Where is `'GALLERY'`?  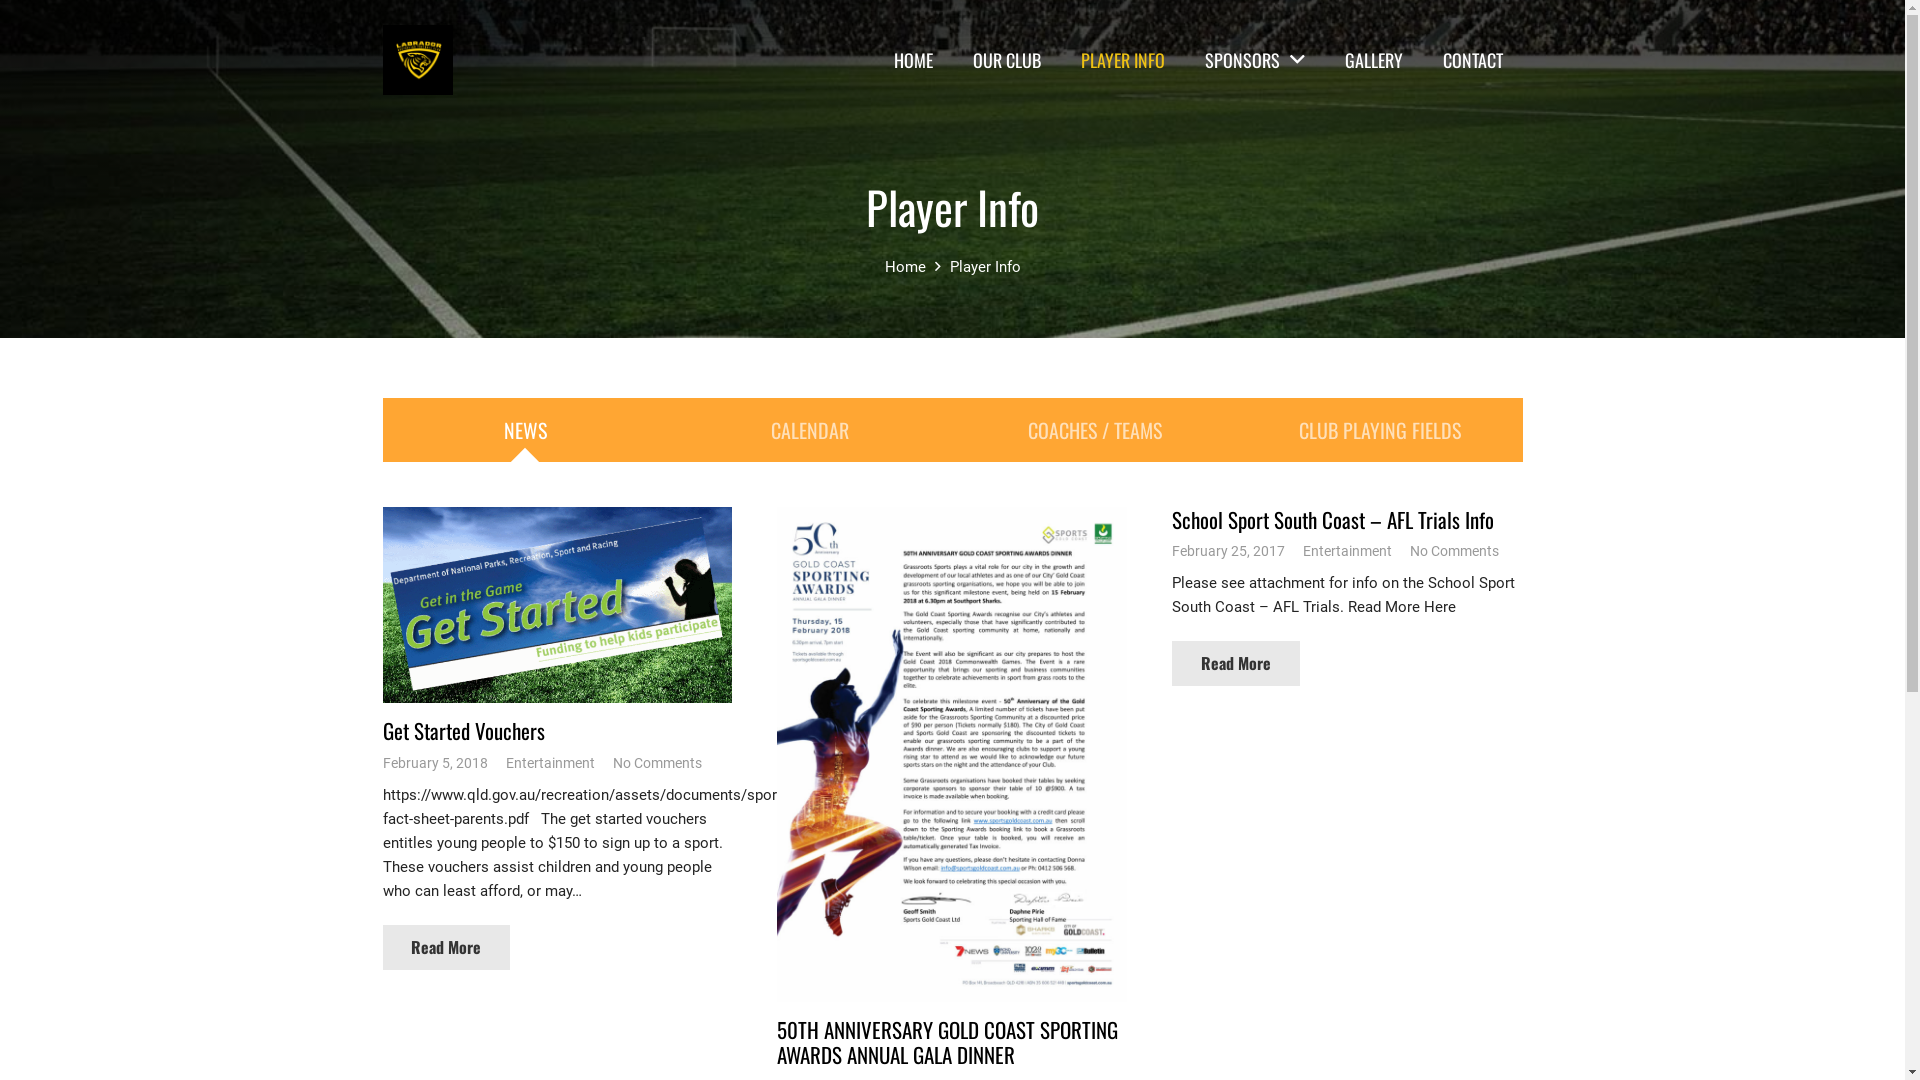 'GALLERY' is located at coordinates (1372, 59).